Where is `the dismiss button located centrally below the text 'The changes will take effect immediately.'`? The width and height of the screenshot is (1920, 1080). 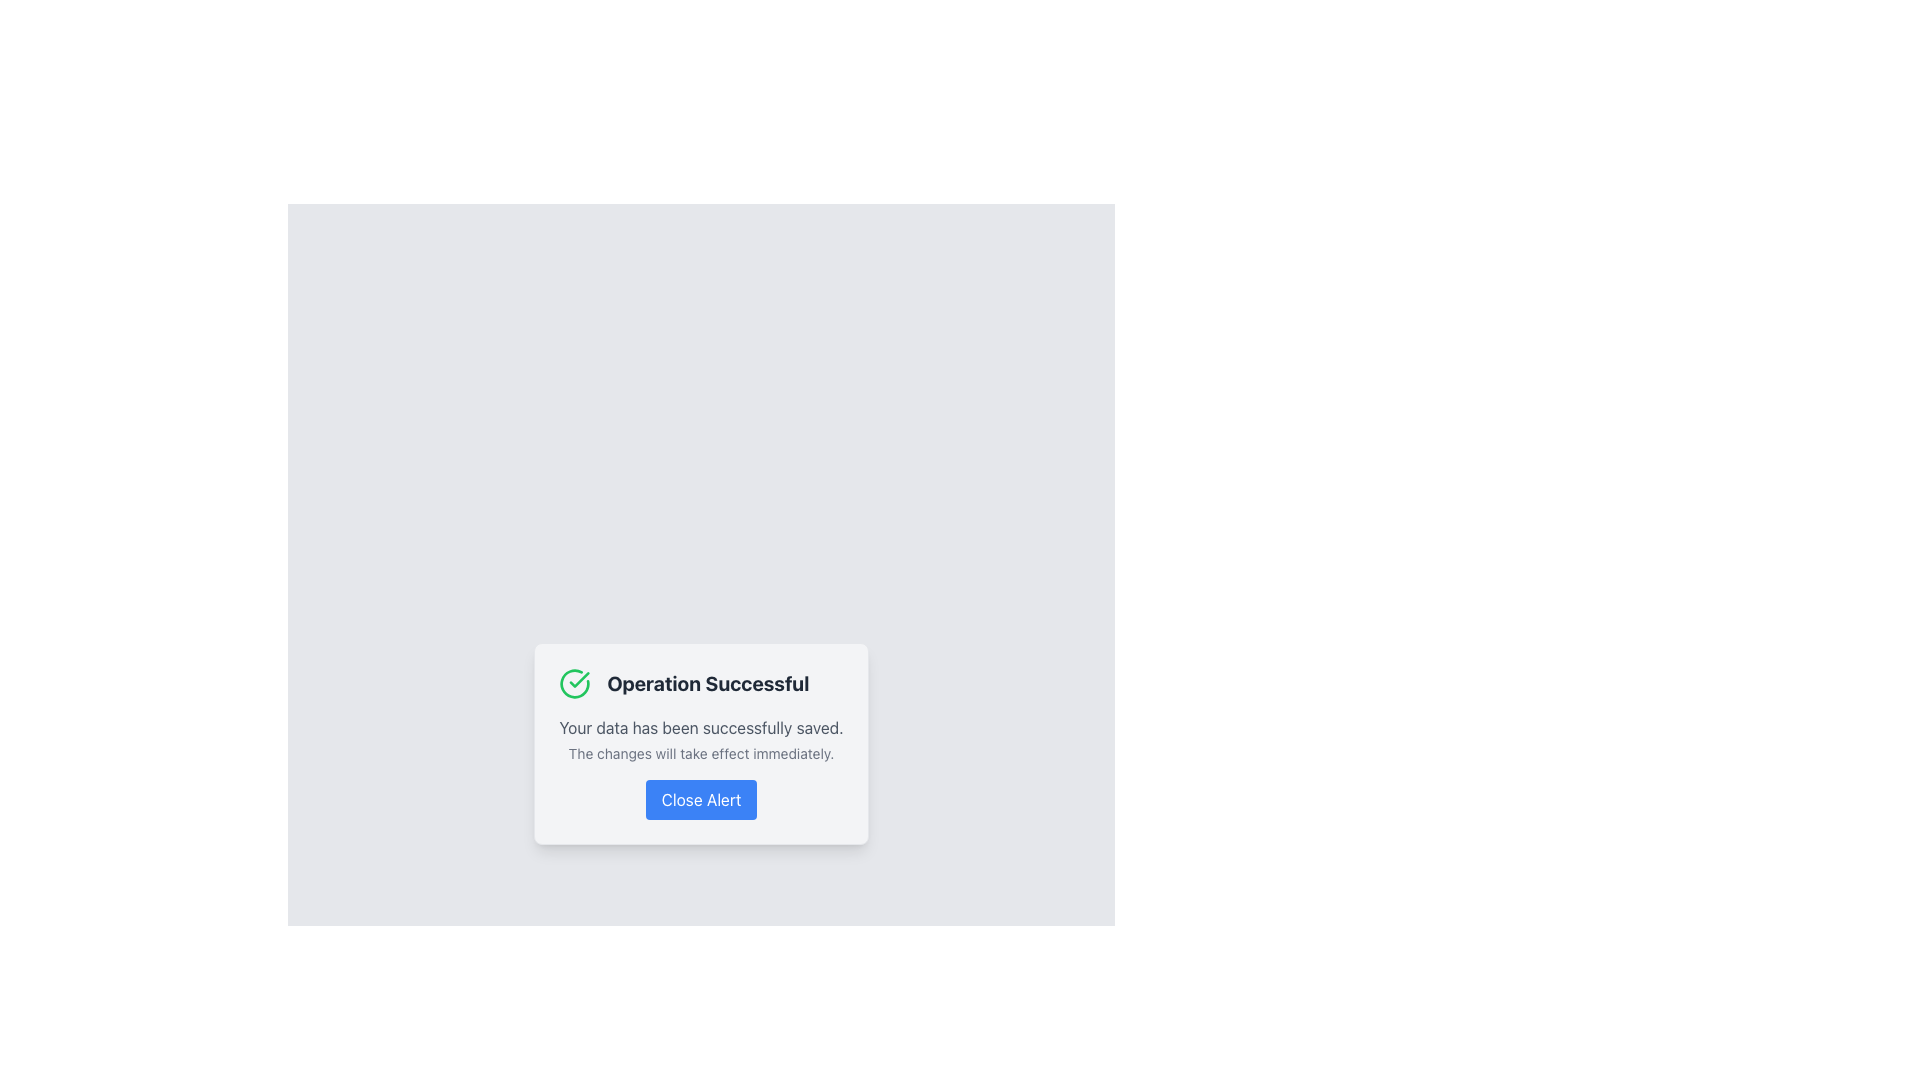
the dismiss button located centrally below the text 'The changes will take effect immediately.' is located at coordinates (701, 798).